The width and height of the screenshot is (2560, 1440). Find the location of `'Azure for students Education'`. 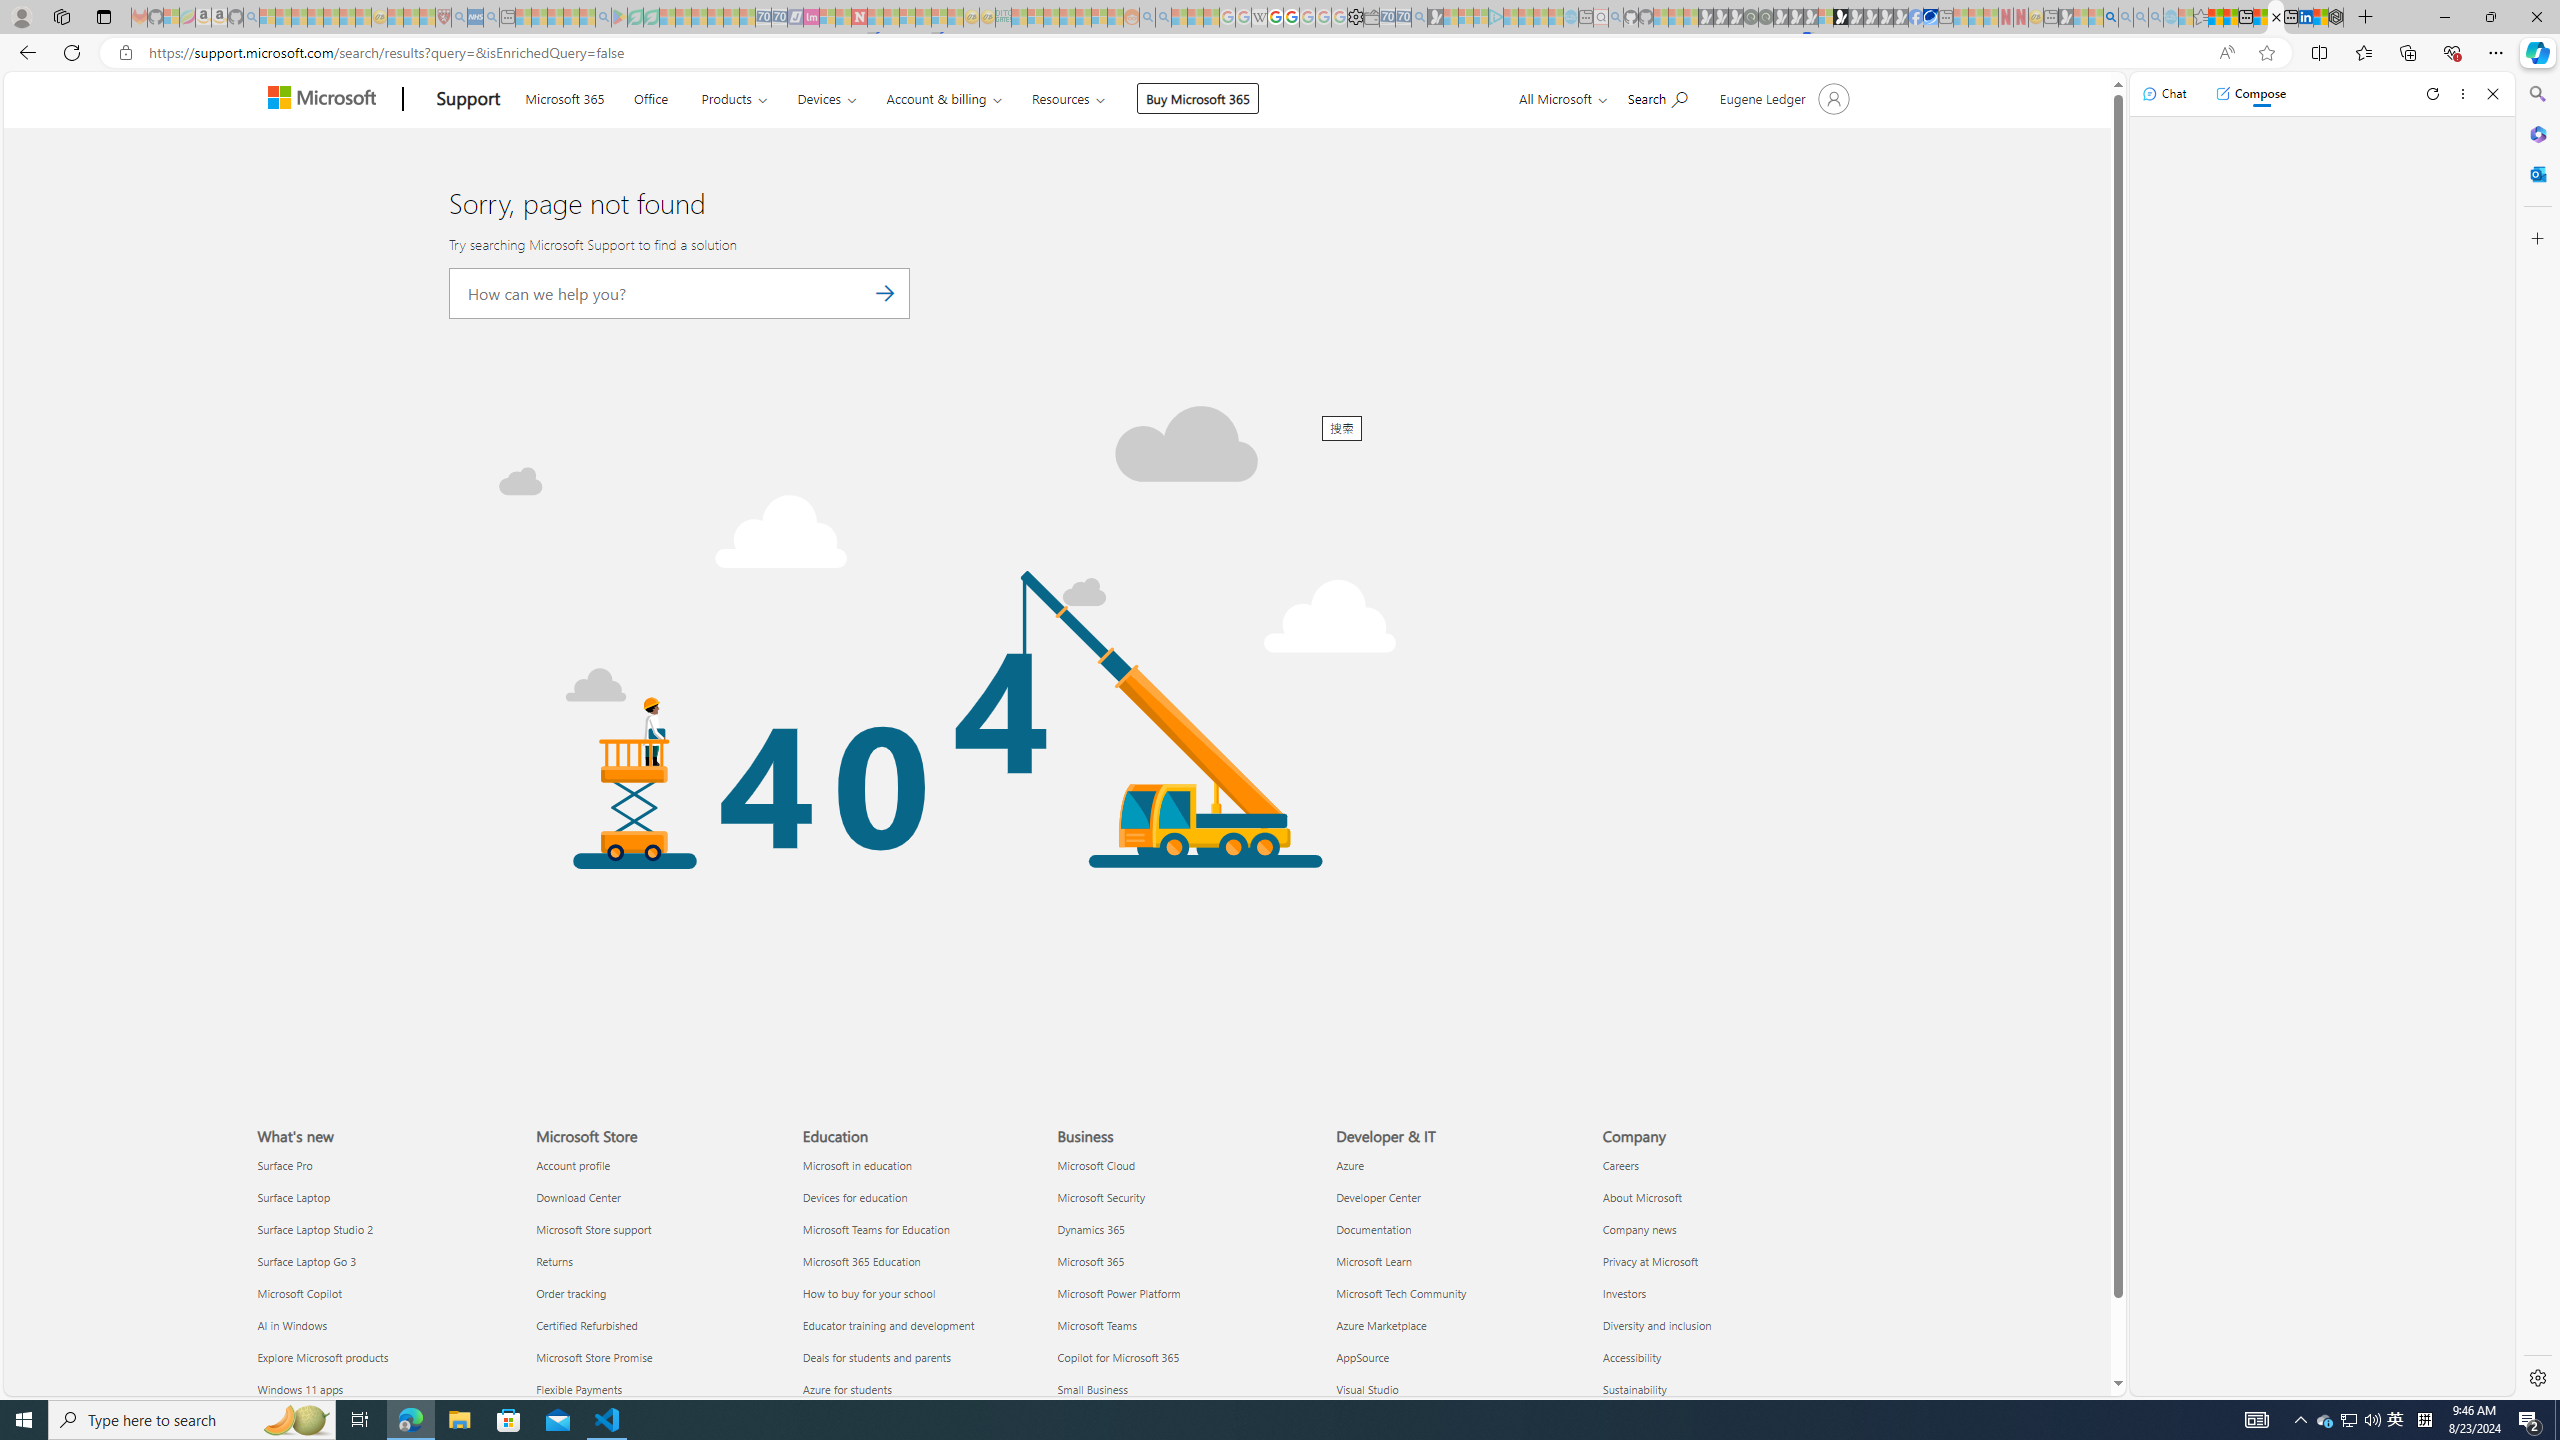

'Azure for students Education' is located at coordinates (845, 1387).